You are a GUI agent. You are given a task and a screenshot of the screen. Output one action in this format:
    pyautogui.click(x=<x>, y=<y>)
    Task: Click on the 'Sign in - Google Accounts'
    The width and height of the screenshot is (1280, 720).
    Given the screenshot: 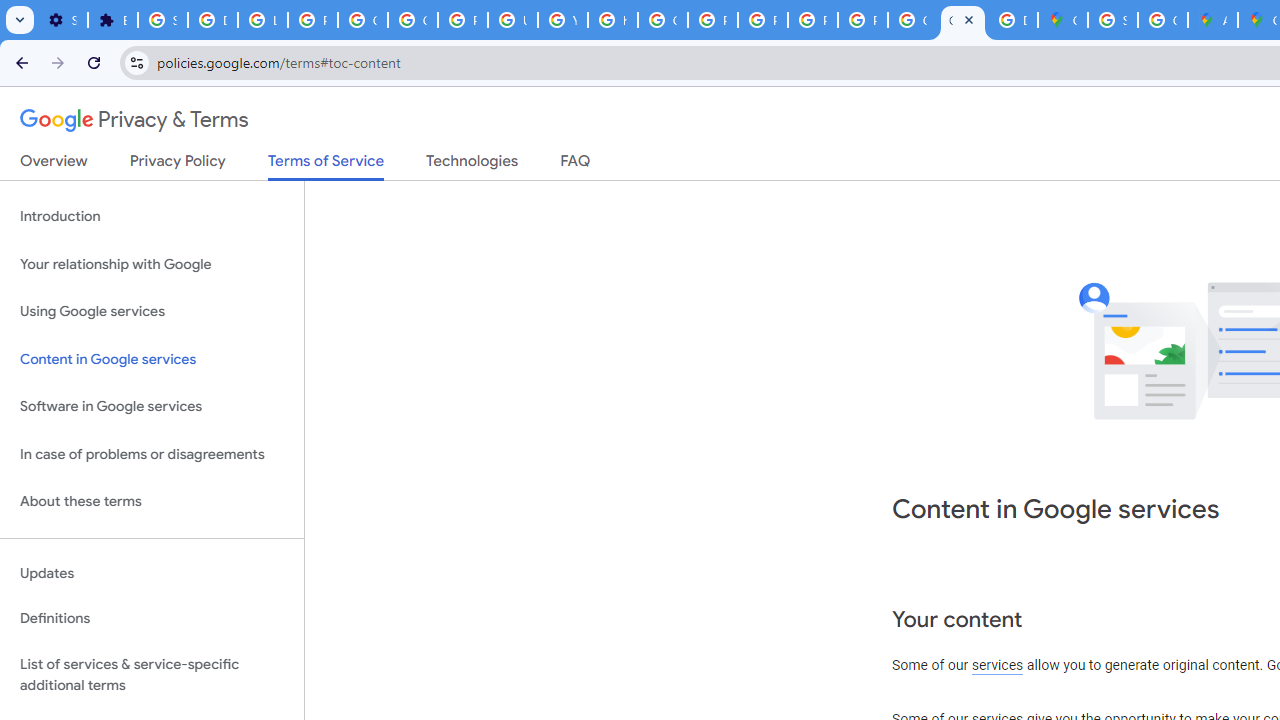 What is the action you would take?
    pyautogui.click(x=1111, y=20)
    